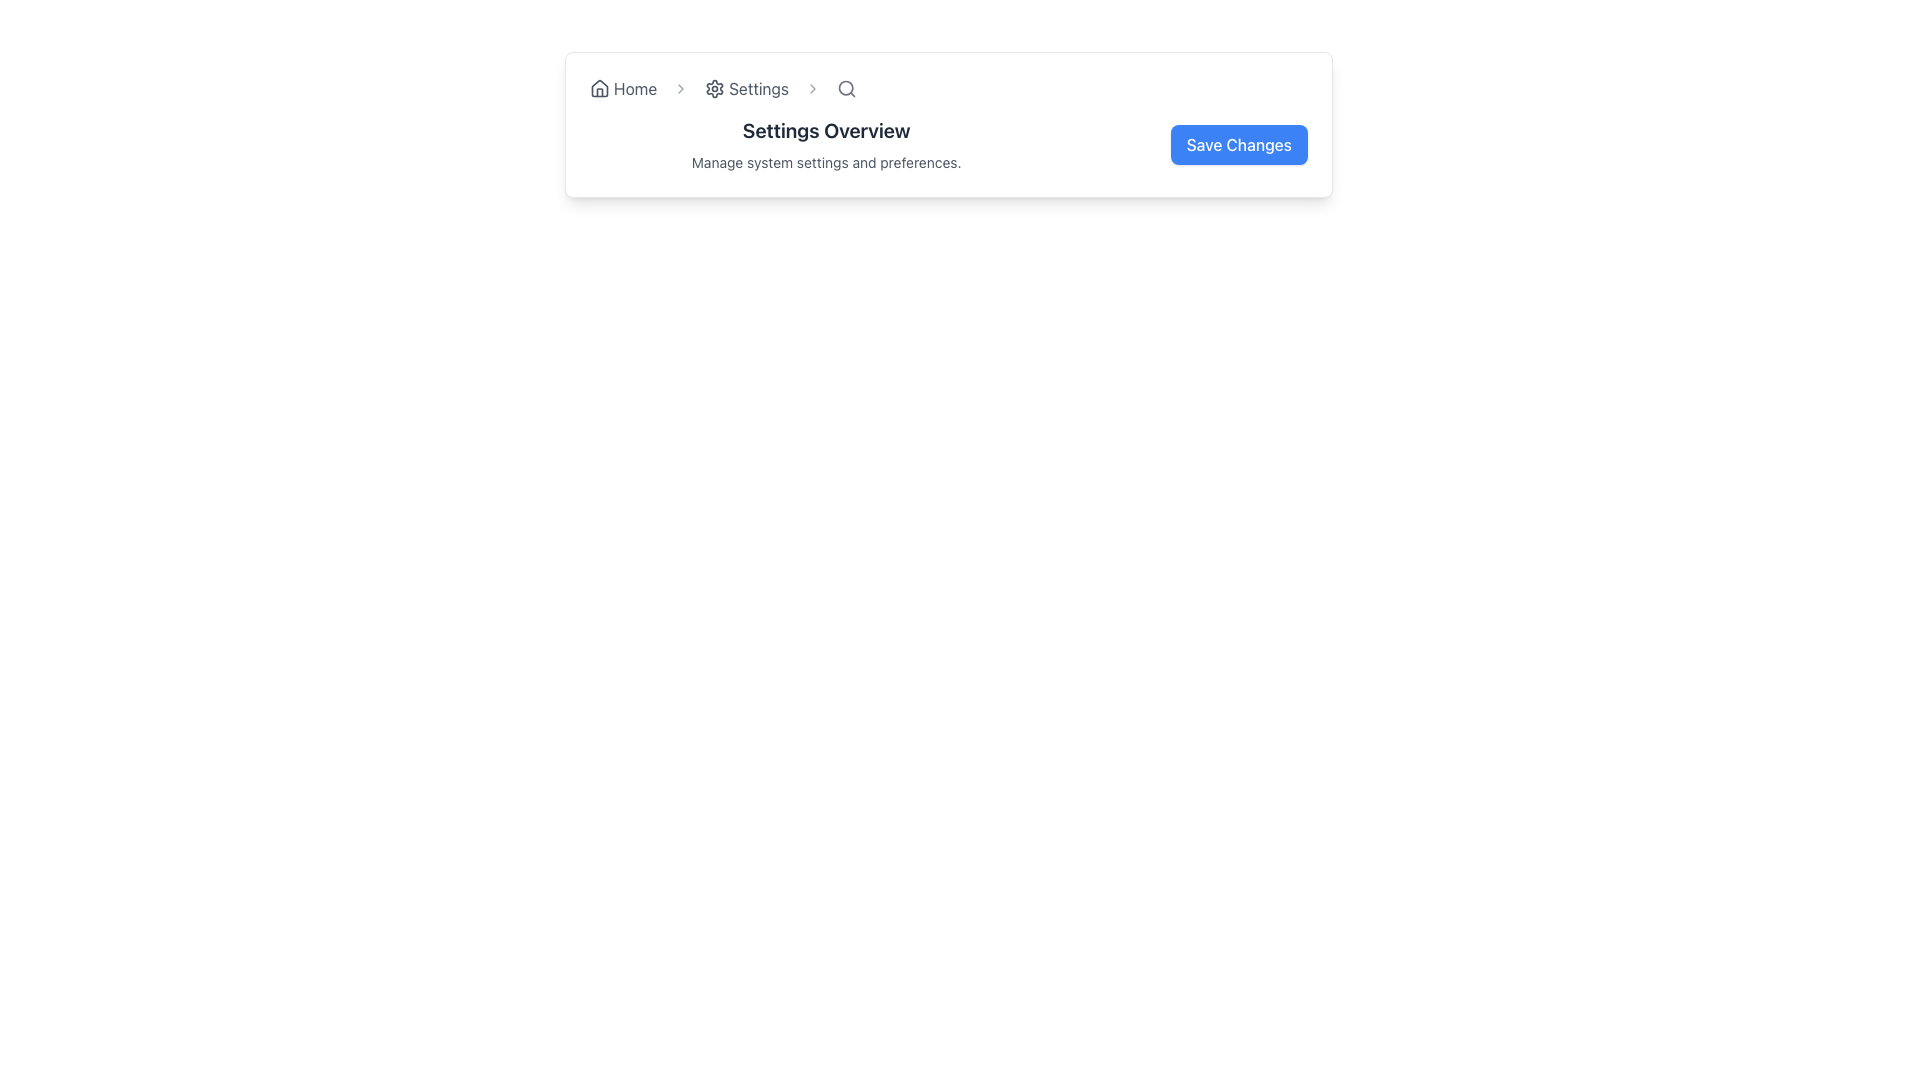  What do you see at coordinates (746, 87) in the screenshot?
I see `the 'Settings' hyperlink in the navigation bar` at bounding box center [746, 87].